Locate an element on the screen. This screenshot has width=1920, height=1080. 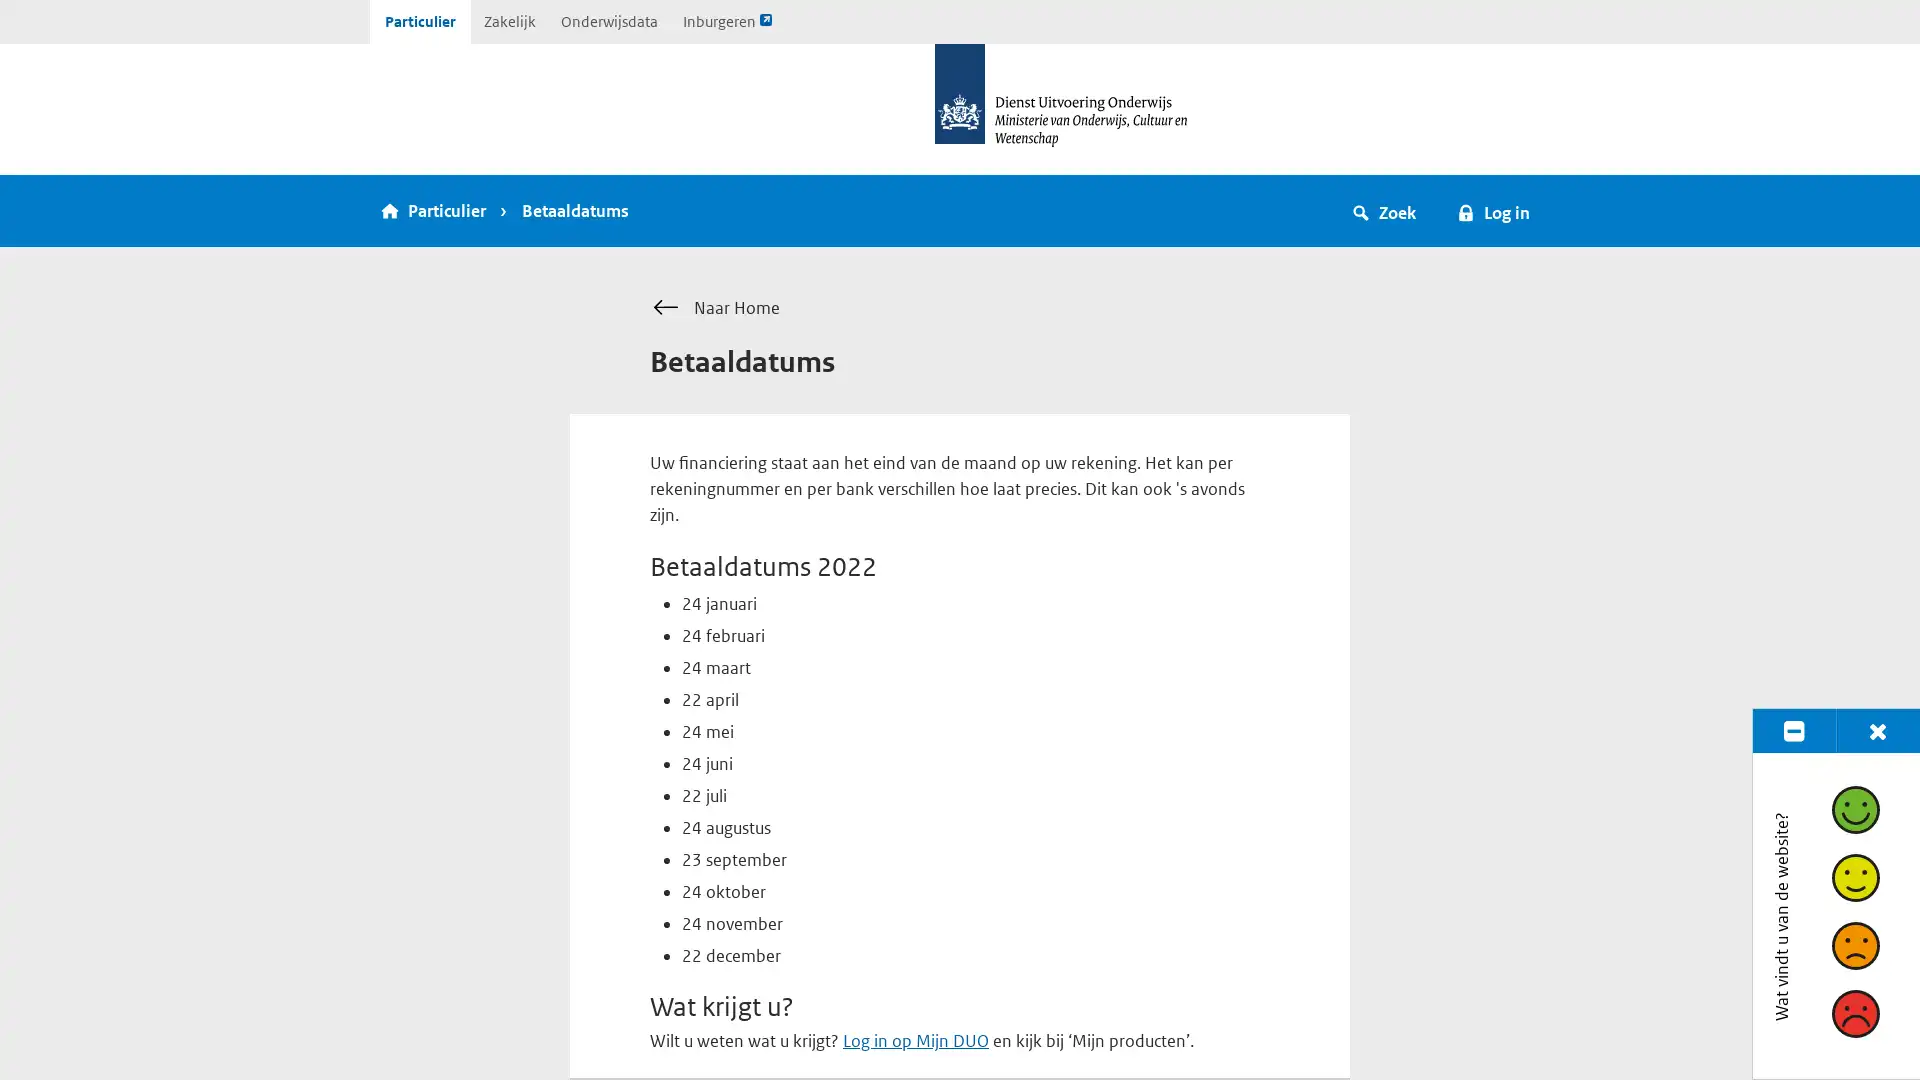
Goed is located at coordinates (1853, 808).